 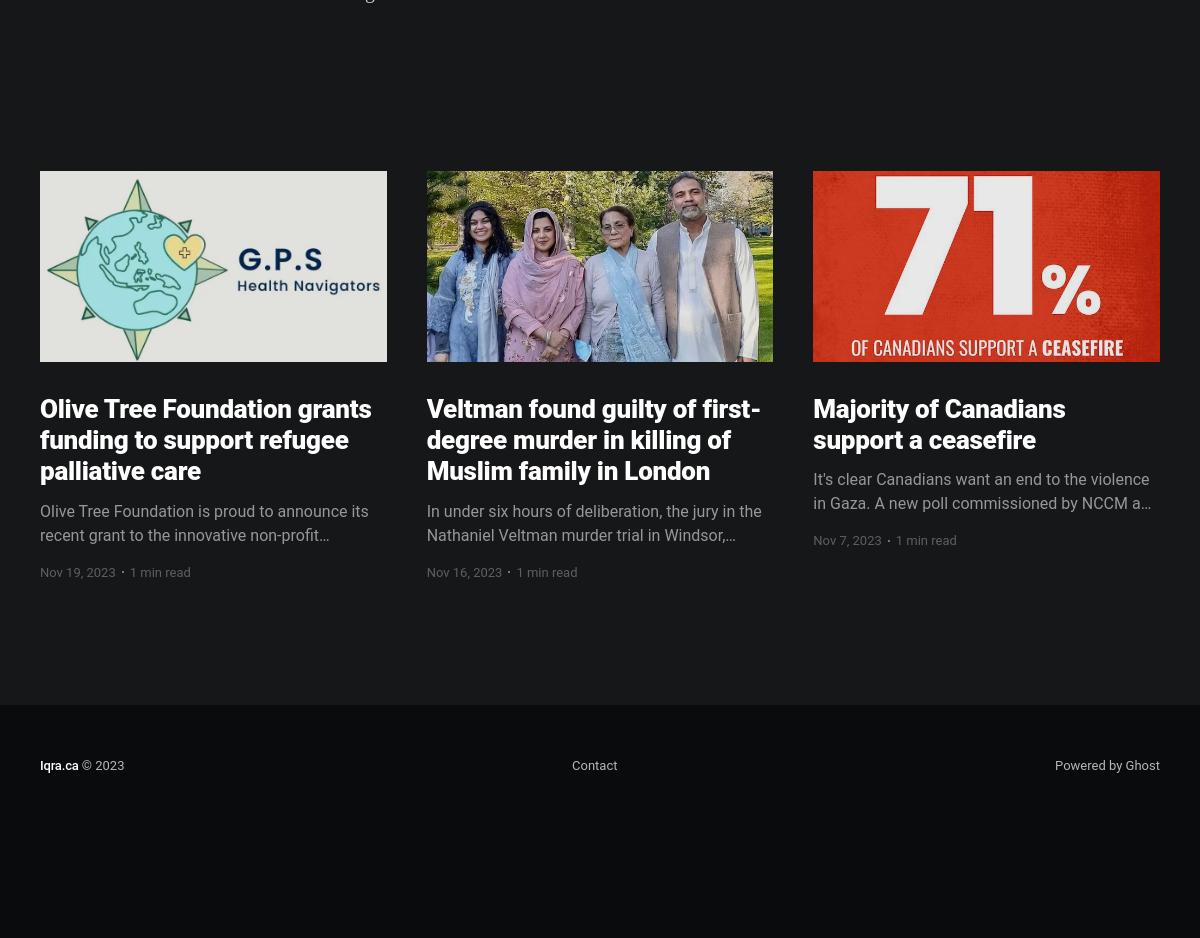 I want to click on 'Iqra.ca', so click(x=59, y=765).